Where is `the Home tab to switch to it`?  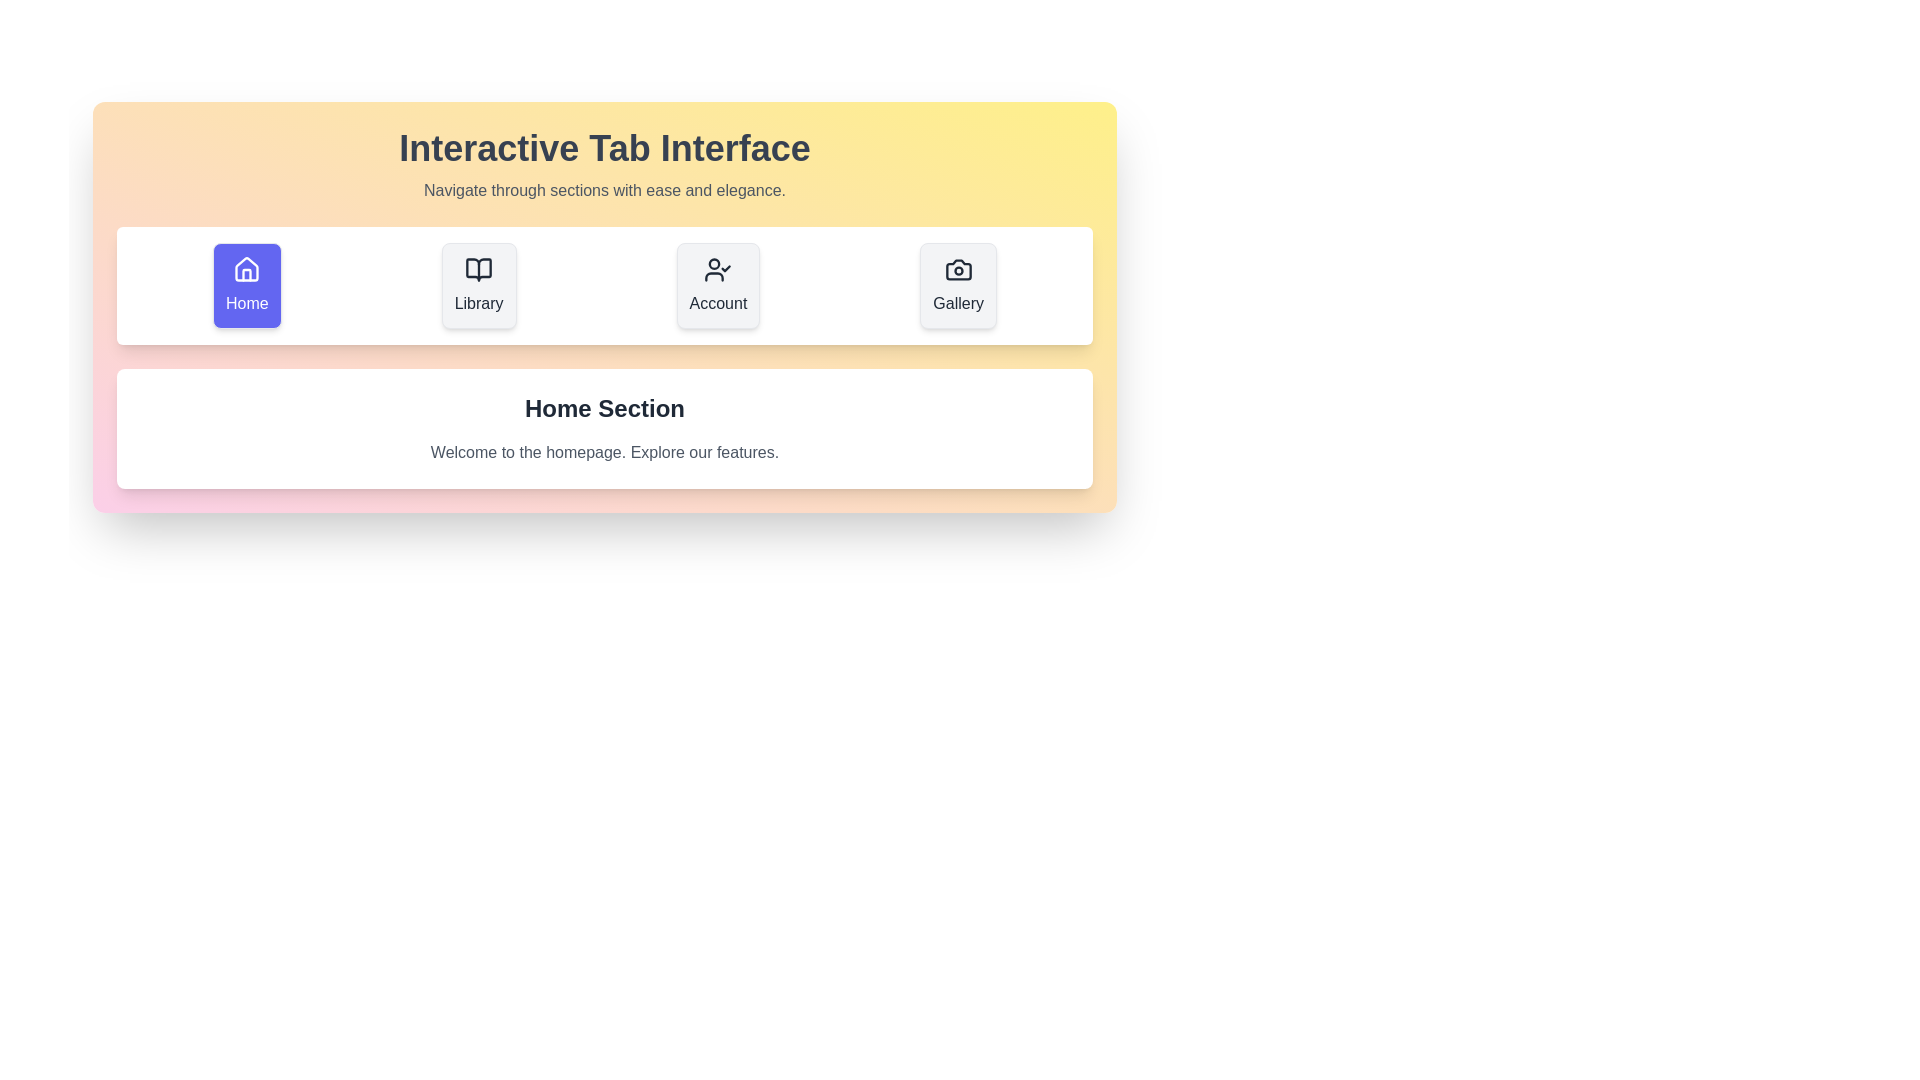 the Home tab to switch to it is located at coordinates (245, 285).